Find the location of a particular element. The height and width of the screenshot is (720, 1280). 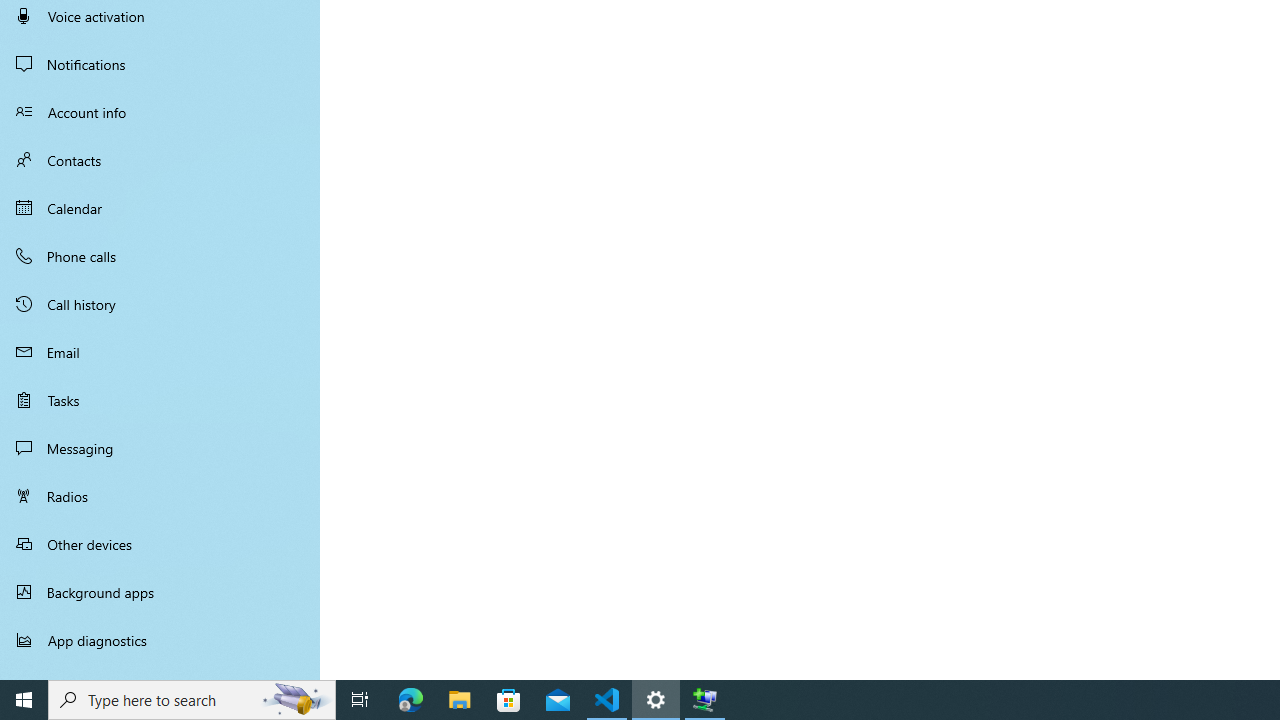

'Contacts' is located at coordinates (160, 159).